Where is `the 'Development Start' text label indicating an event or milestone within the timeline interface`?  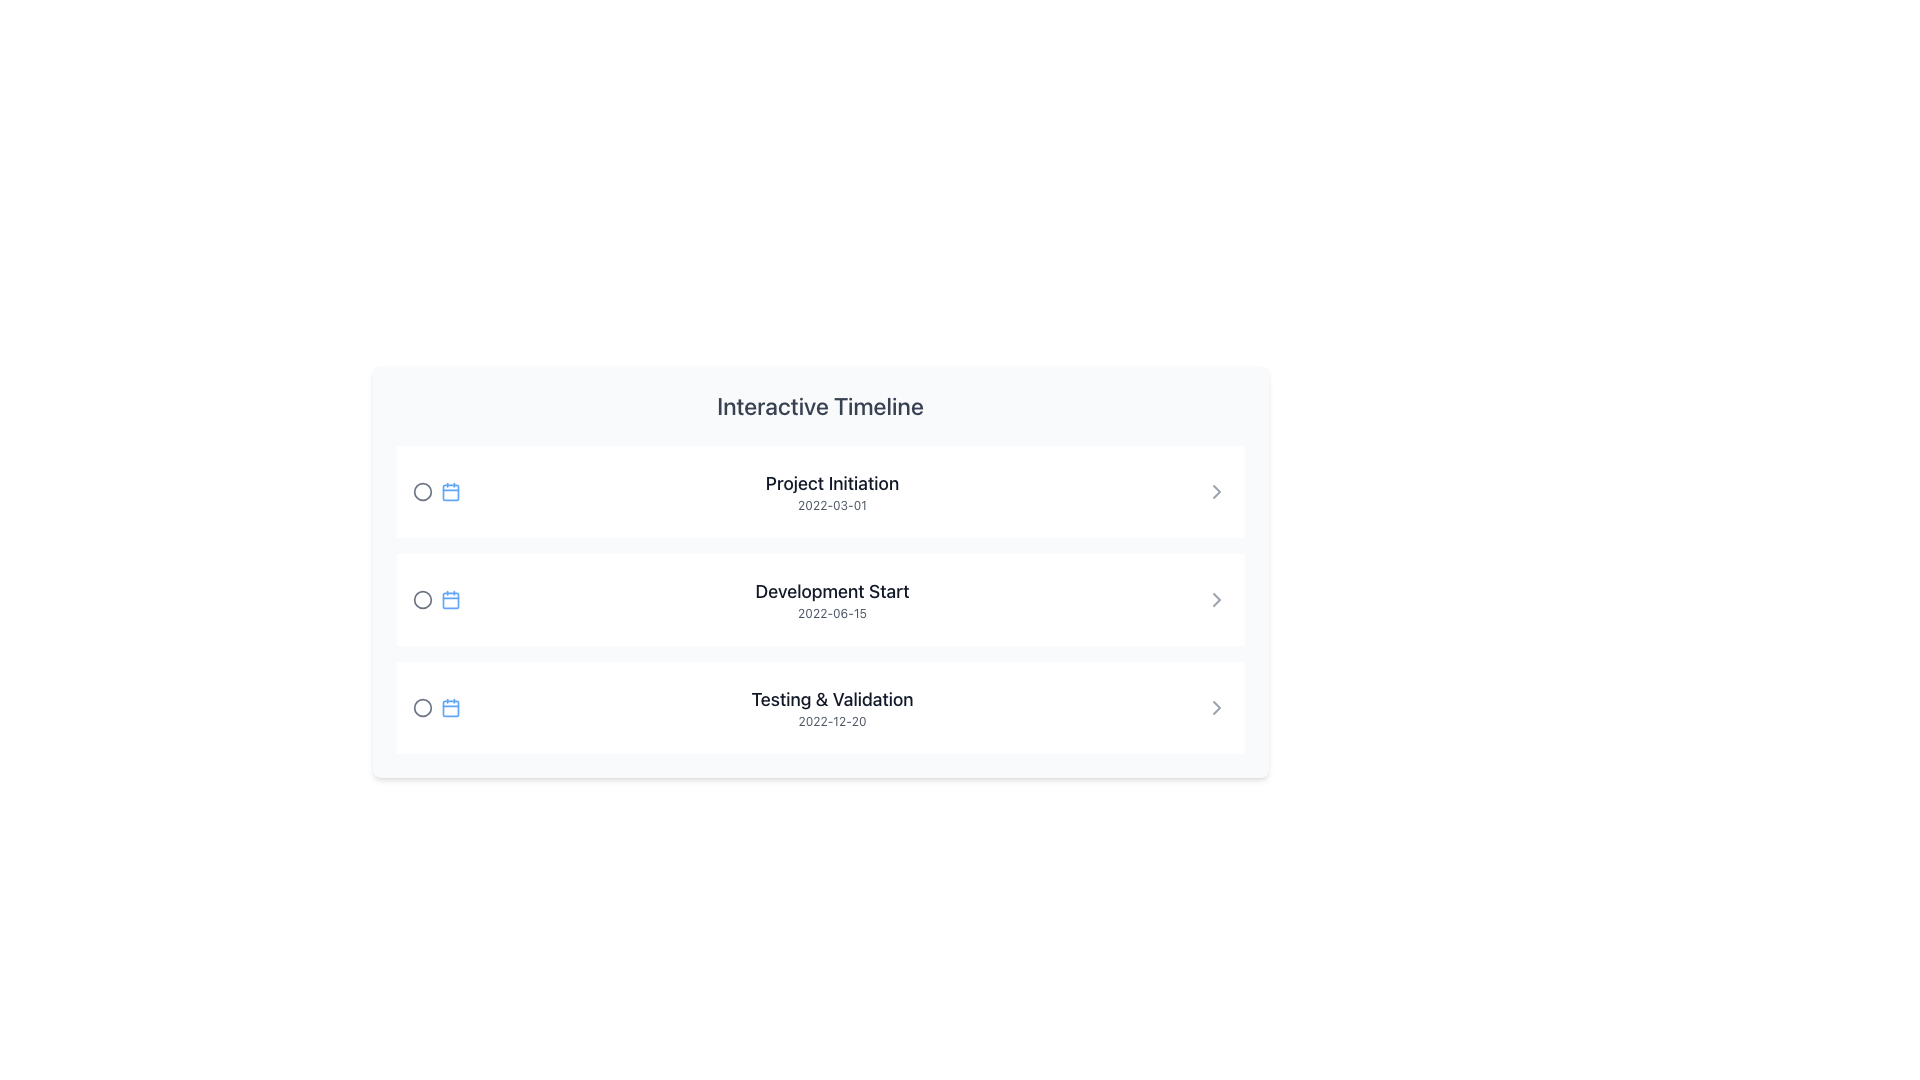
the 'Development Start' text label indicating an event or milestone within the timeline interface is located at coordinates (832, 590).